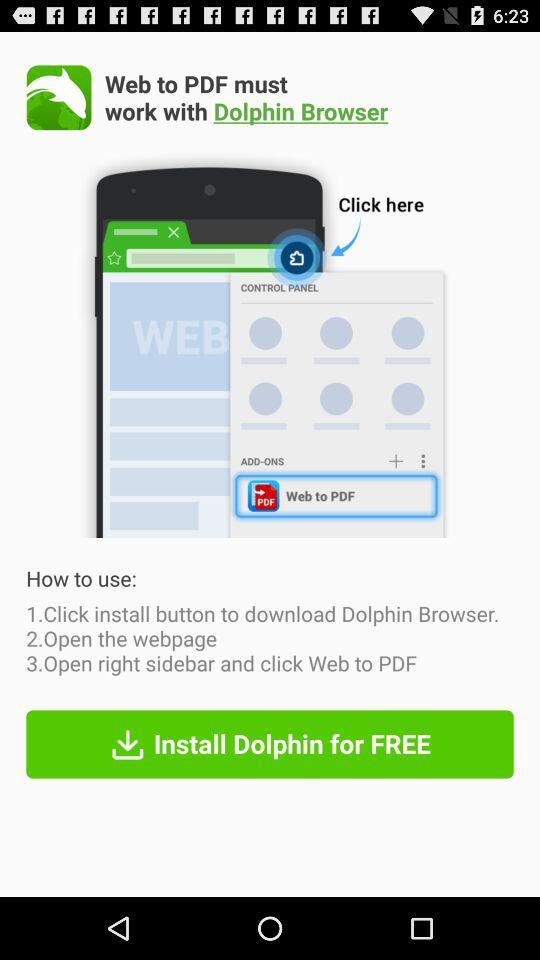 The width and height of the screenshot is (540, 960). Describe the element at coordinates (59, 97) in the screenshot. I see `goto website` at that location.